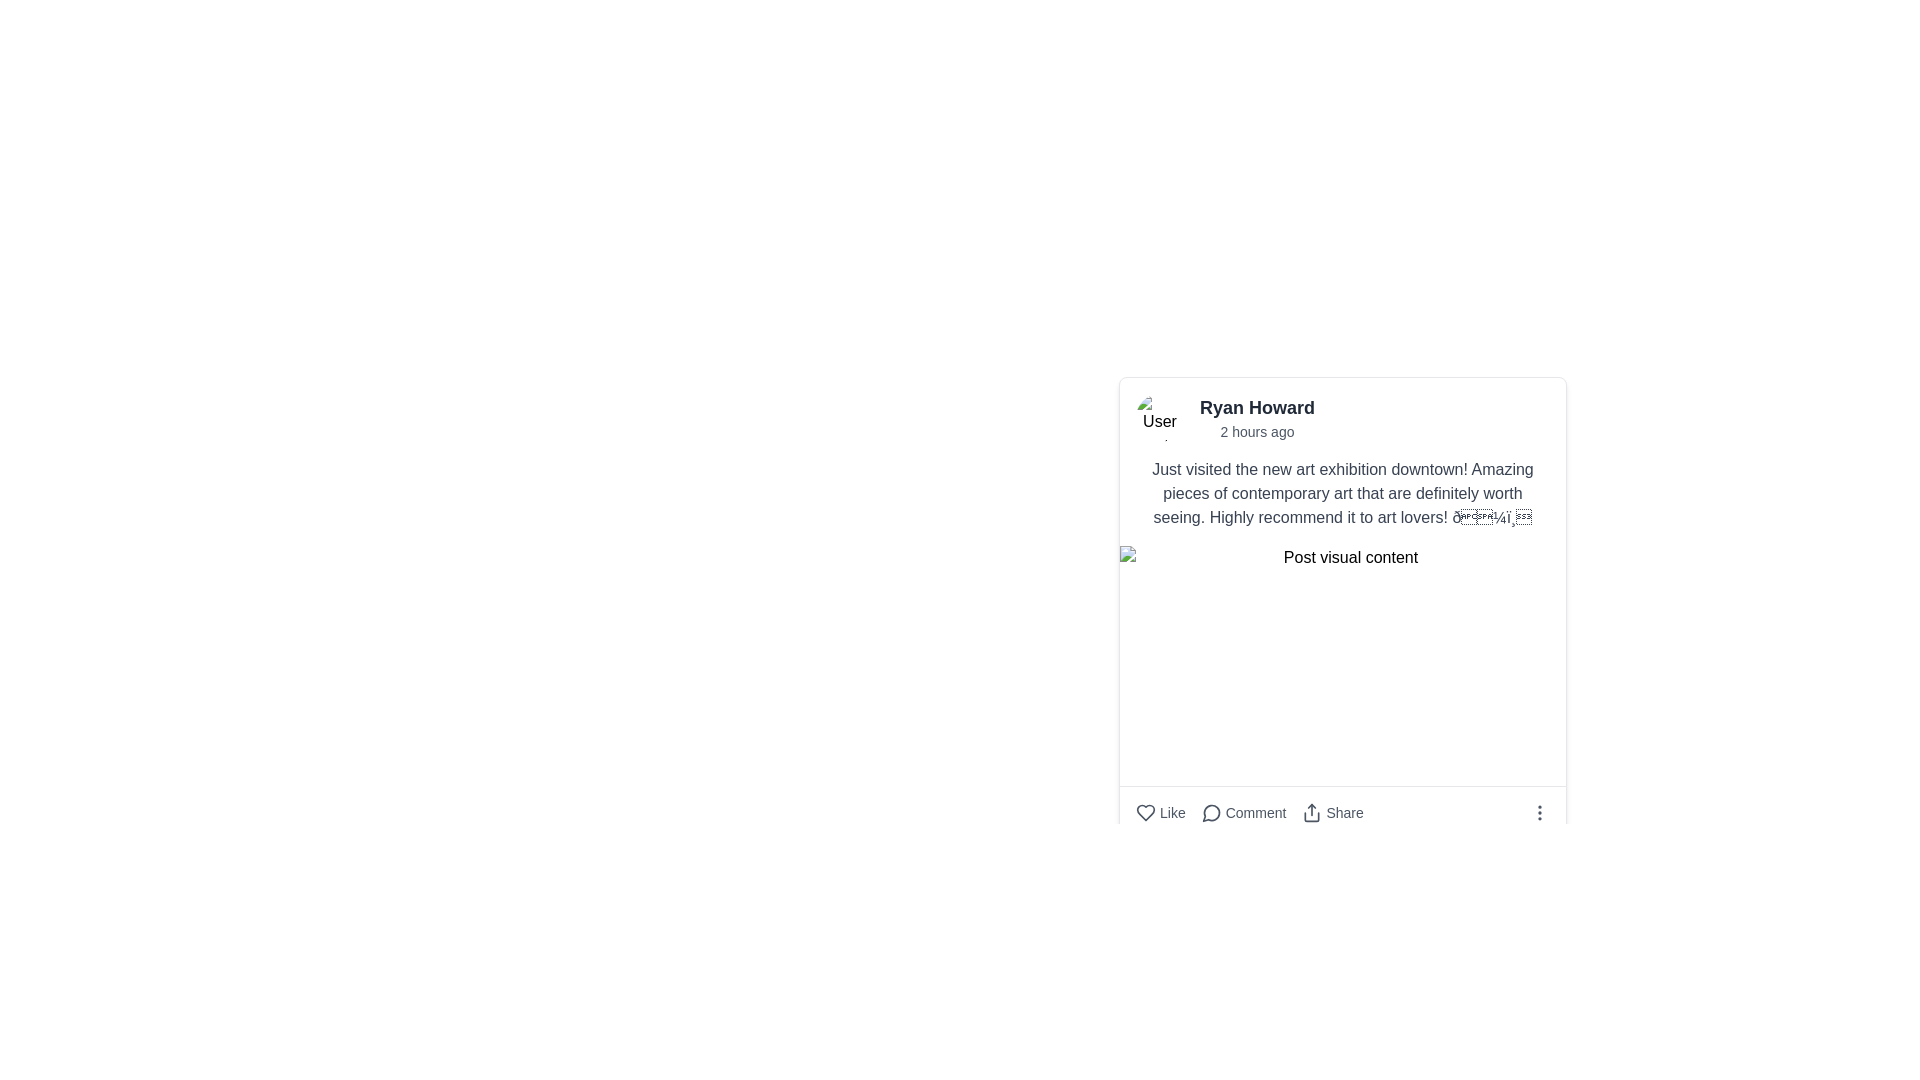 This screenshot has width=1920, height=1080. What do you see at coordinates (1210, 813) in the screenshot?
I see `the comment indicator icon located at the bottom of the post` at bounding box center [1210, 813].